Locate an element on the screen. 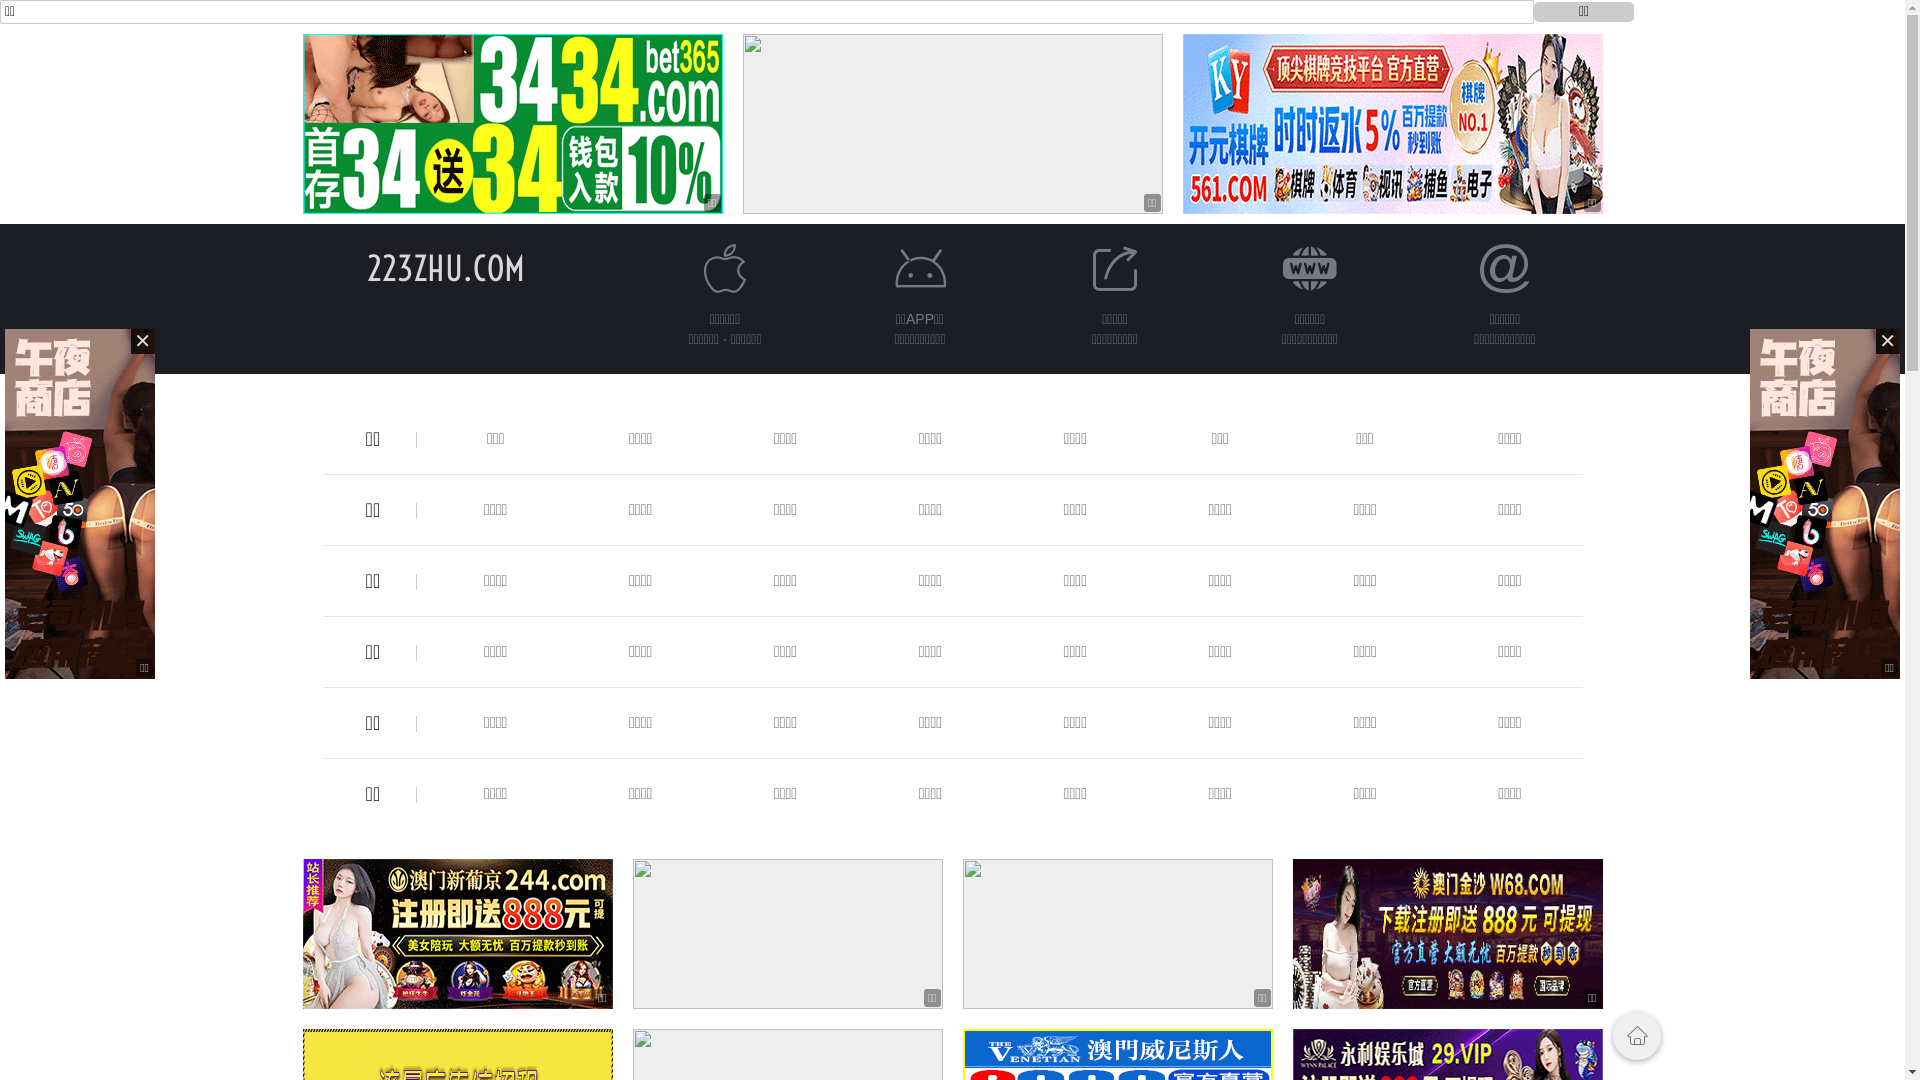  '223ZHU.COM' is located at coordinates (365, 267).